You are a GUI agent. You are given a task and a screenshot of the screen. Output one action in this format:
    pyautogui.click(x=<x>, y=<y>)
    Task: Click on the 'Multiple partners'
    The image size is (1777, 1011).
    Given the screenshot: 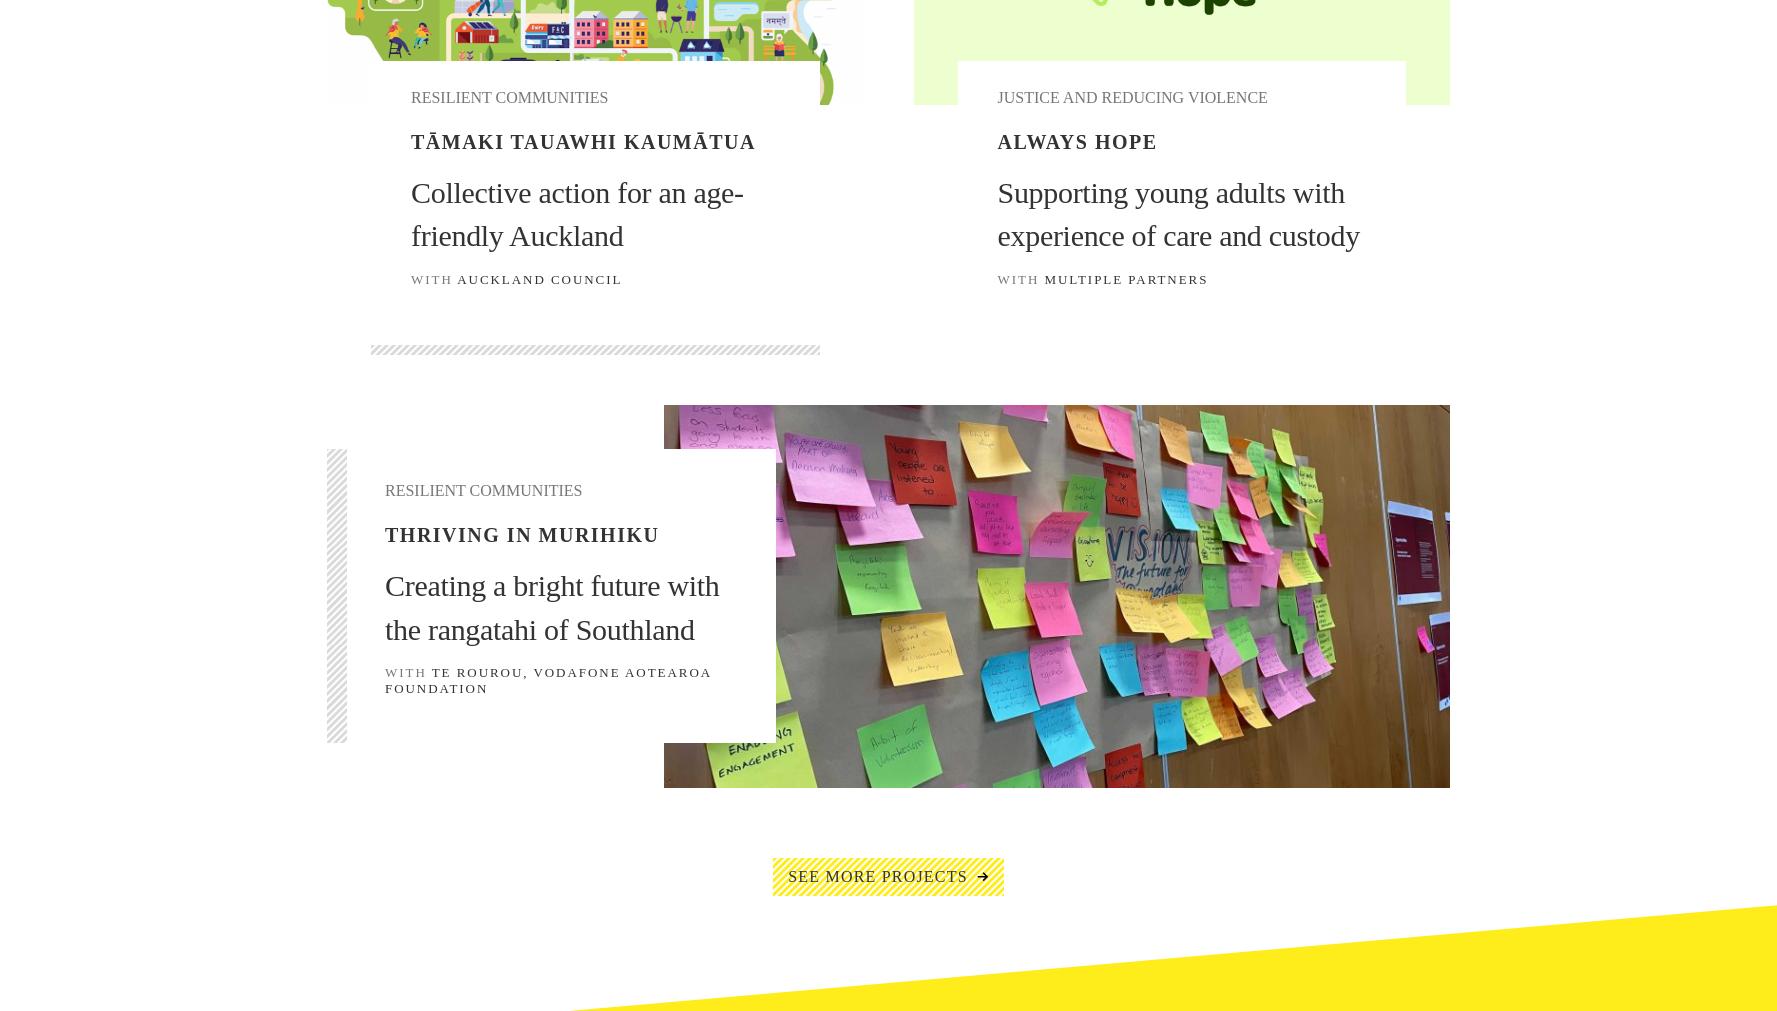 What is the action you would take?
    pyautogui.click(x=1125, y=278)
    